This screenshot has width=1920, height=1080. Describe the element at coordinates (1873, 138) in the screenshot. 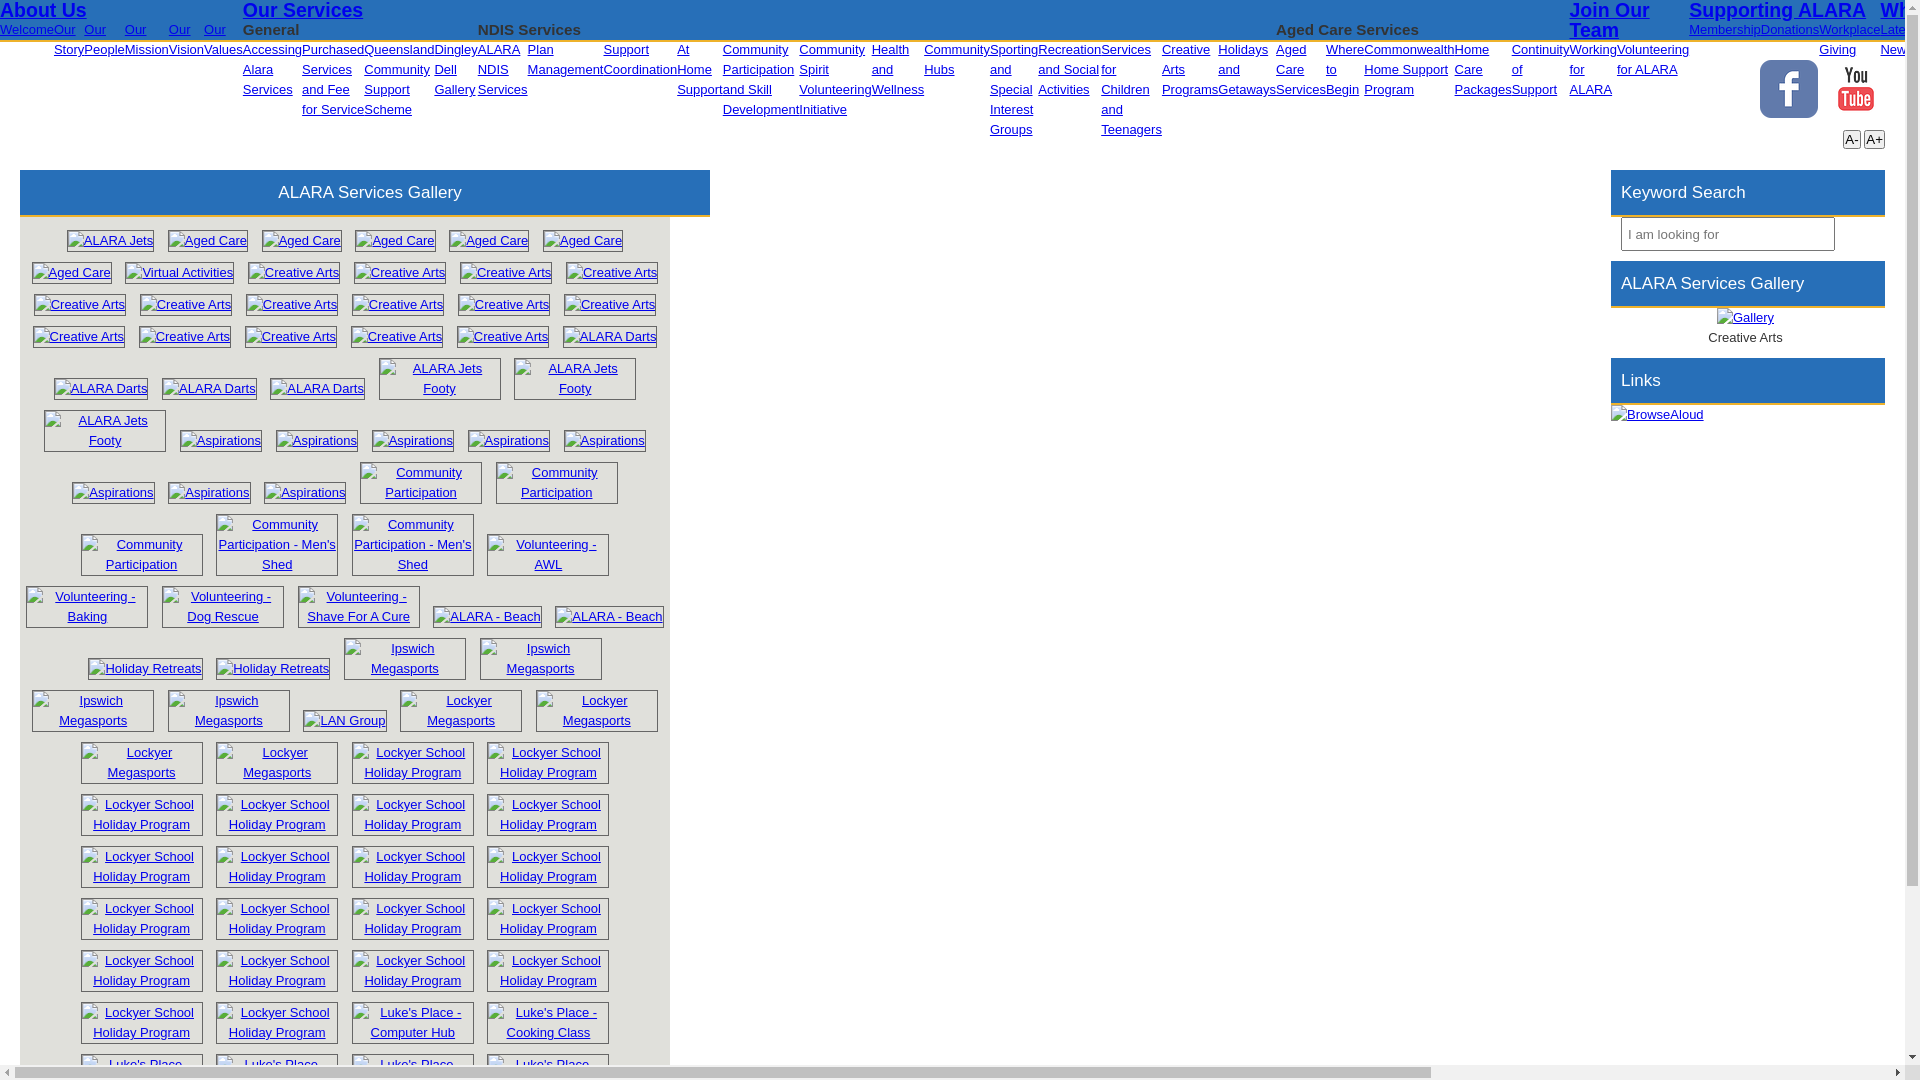

I see `'Increase text size'` at that location.